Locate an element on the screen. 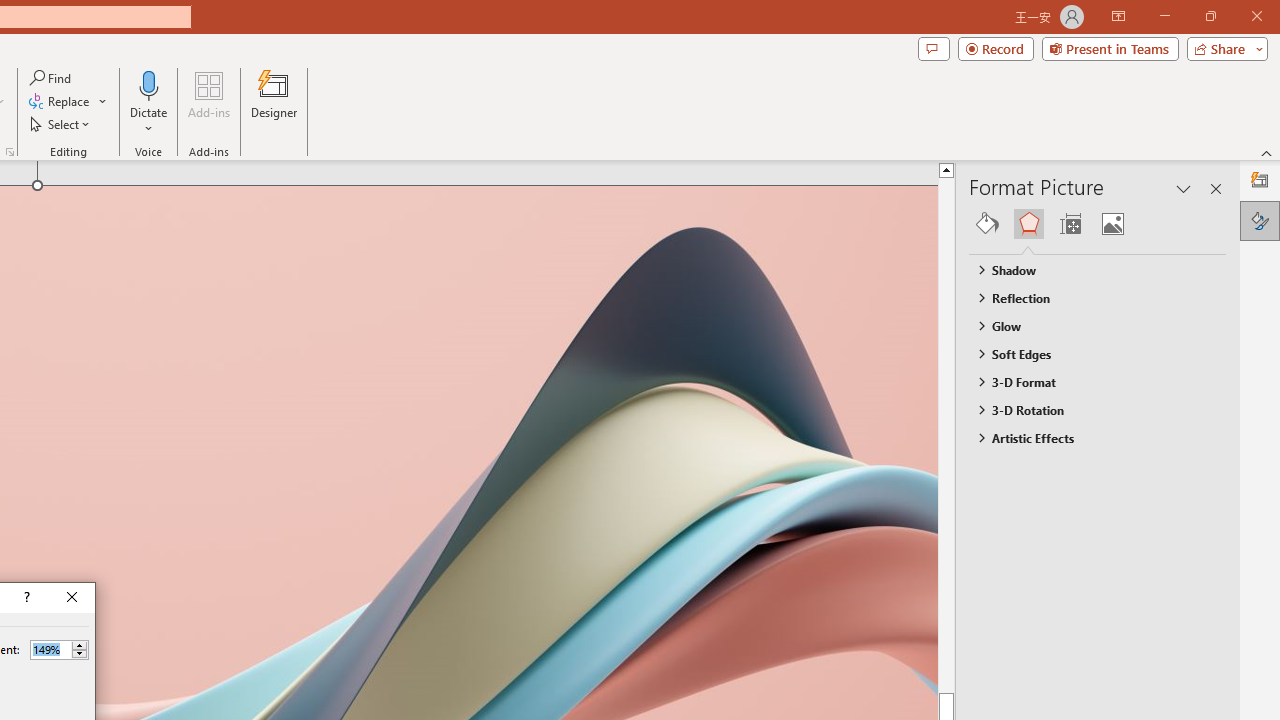 The image size is (1280, 720). 'Less' is located at coordinates (79, 654).